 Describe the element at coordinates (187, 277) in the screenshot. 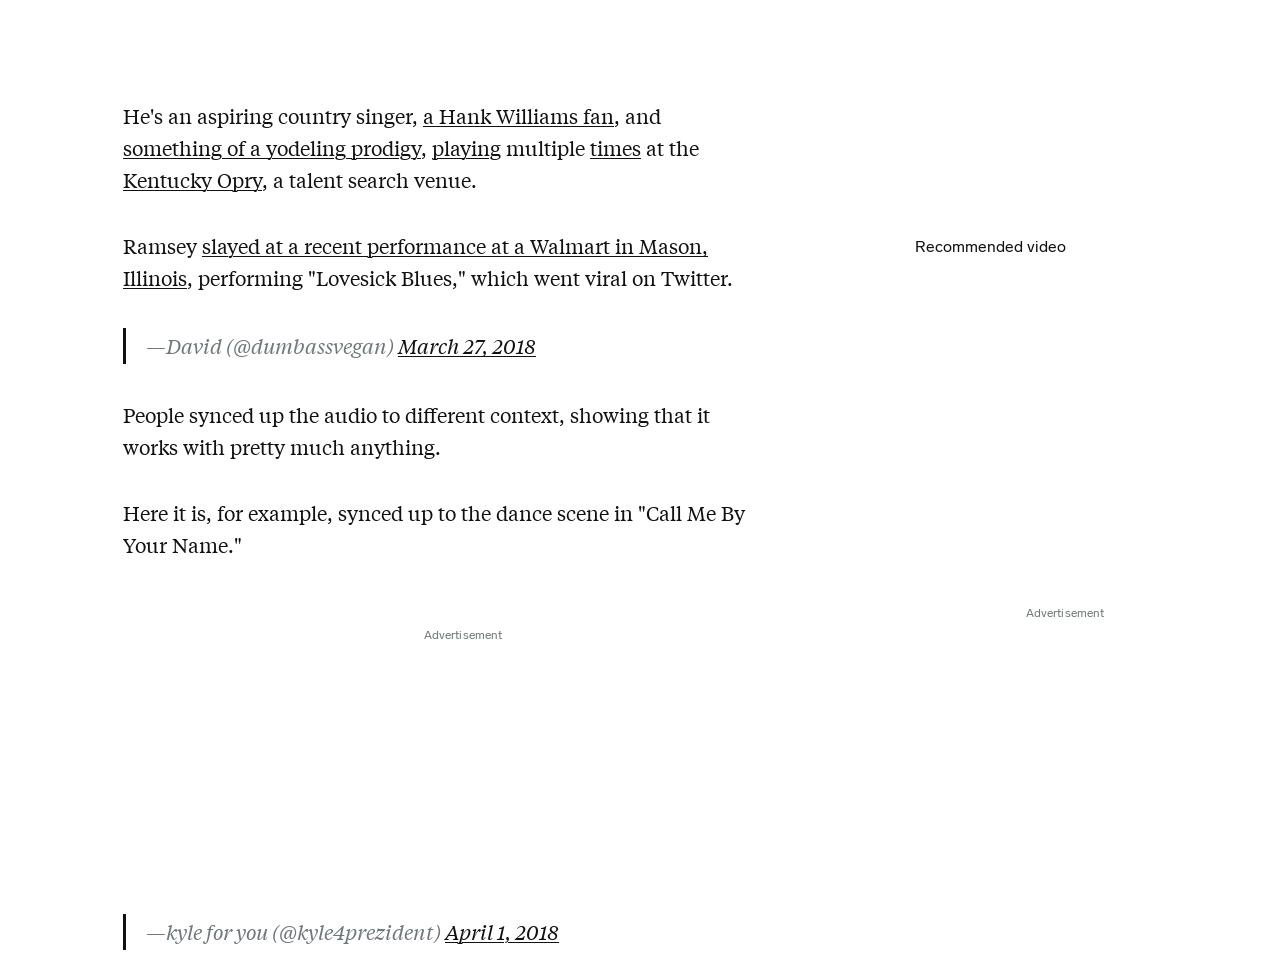

I see `', performing "Lovesick Blues," which went viral on Twitter.'` at that location.